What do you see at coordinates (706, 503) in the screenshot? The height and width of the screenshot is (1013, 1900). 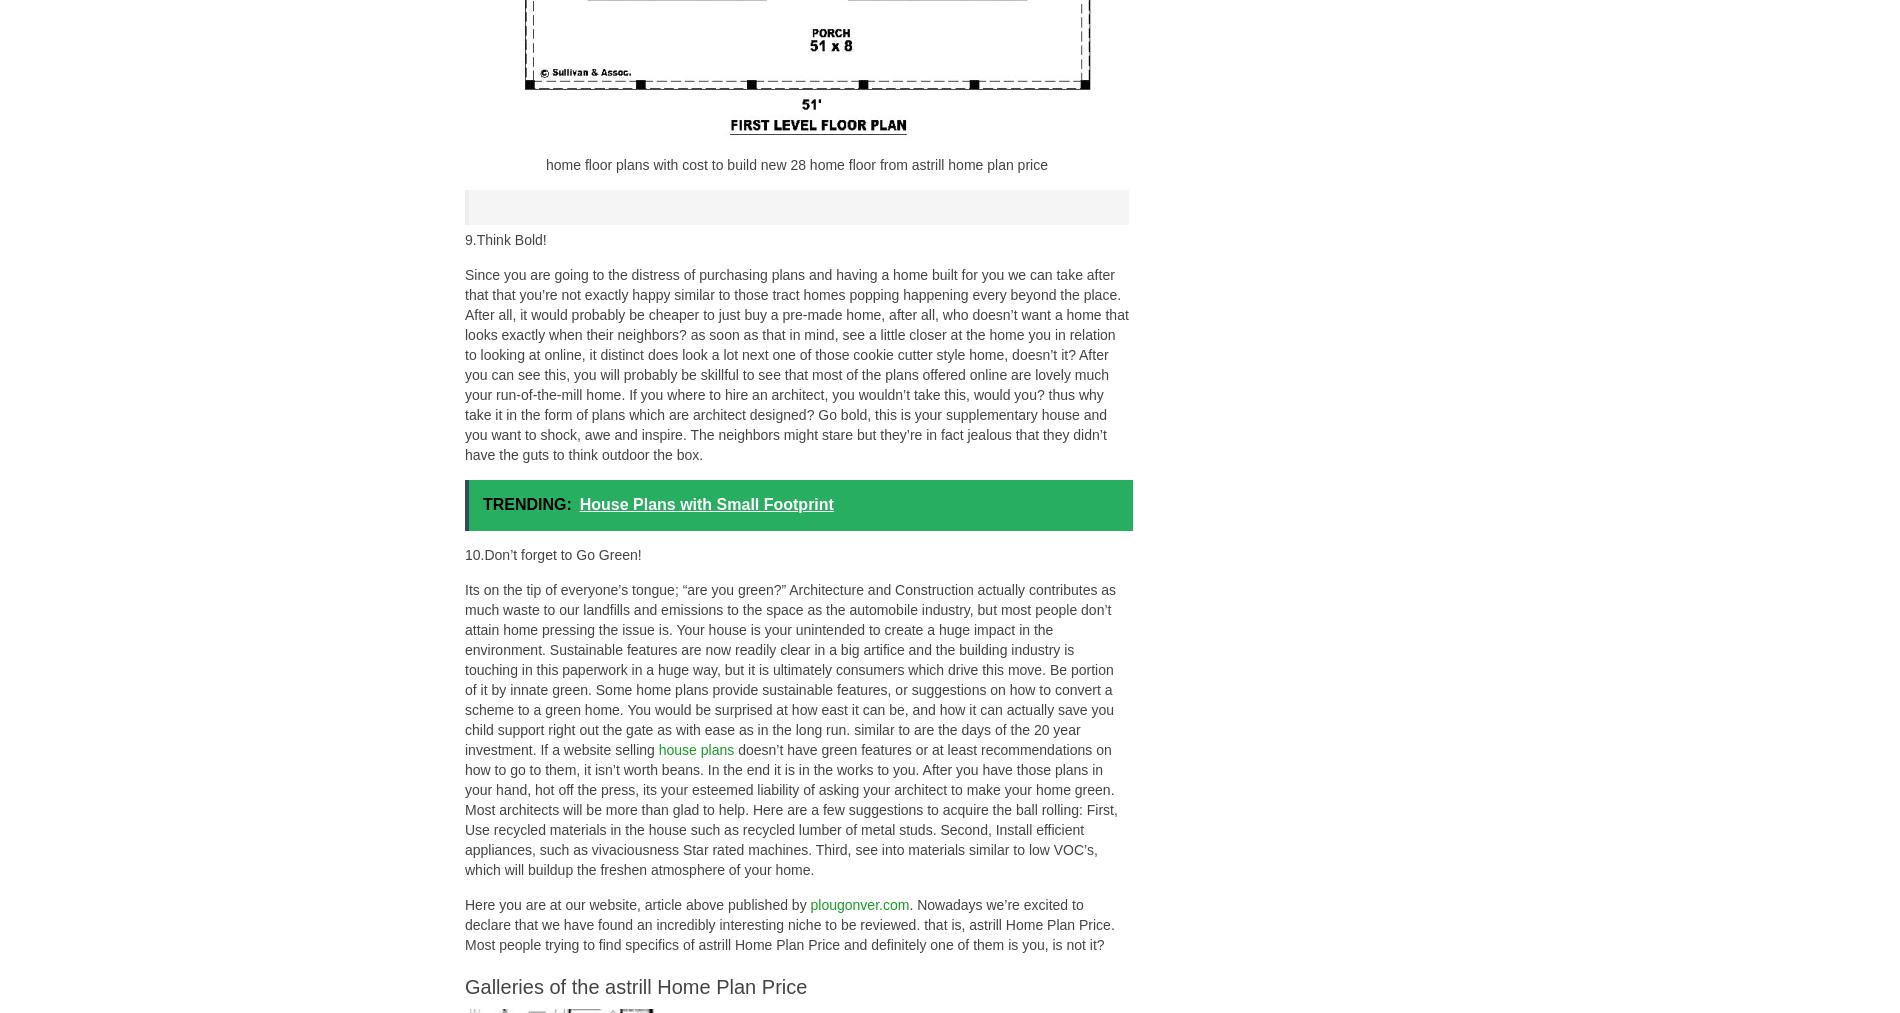 I see `'House Plans with Small Footprint'` at bounding box center [706, 503].